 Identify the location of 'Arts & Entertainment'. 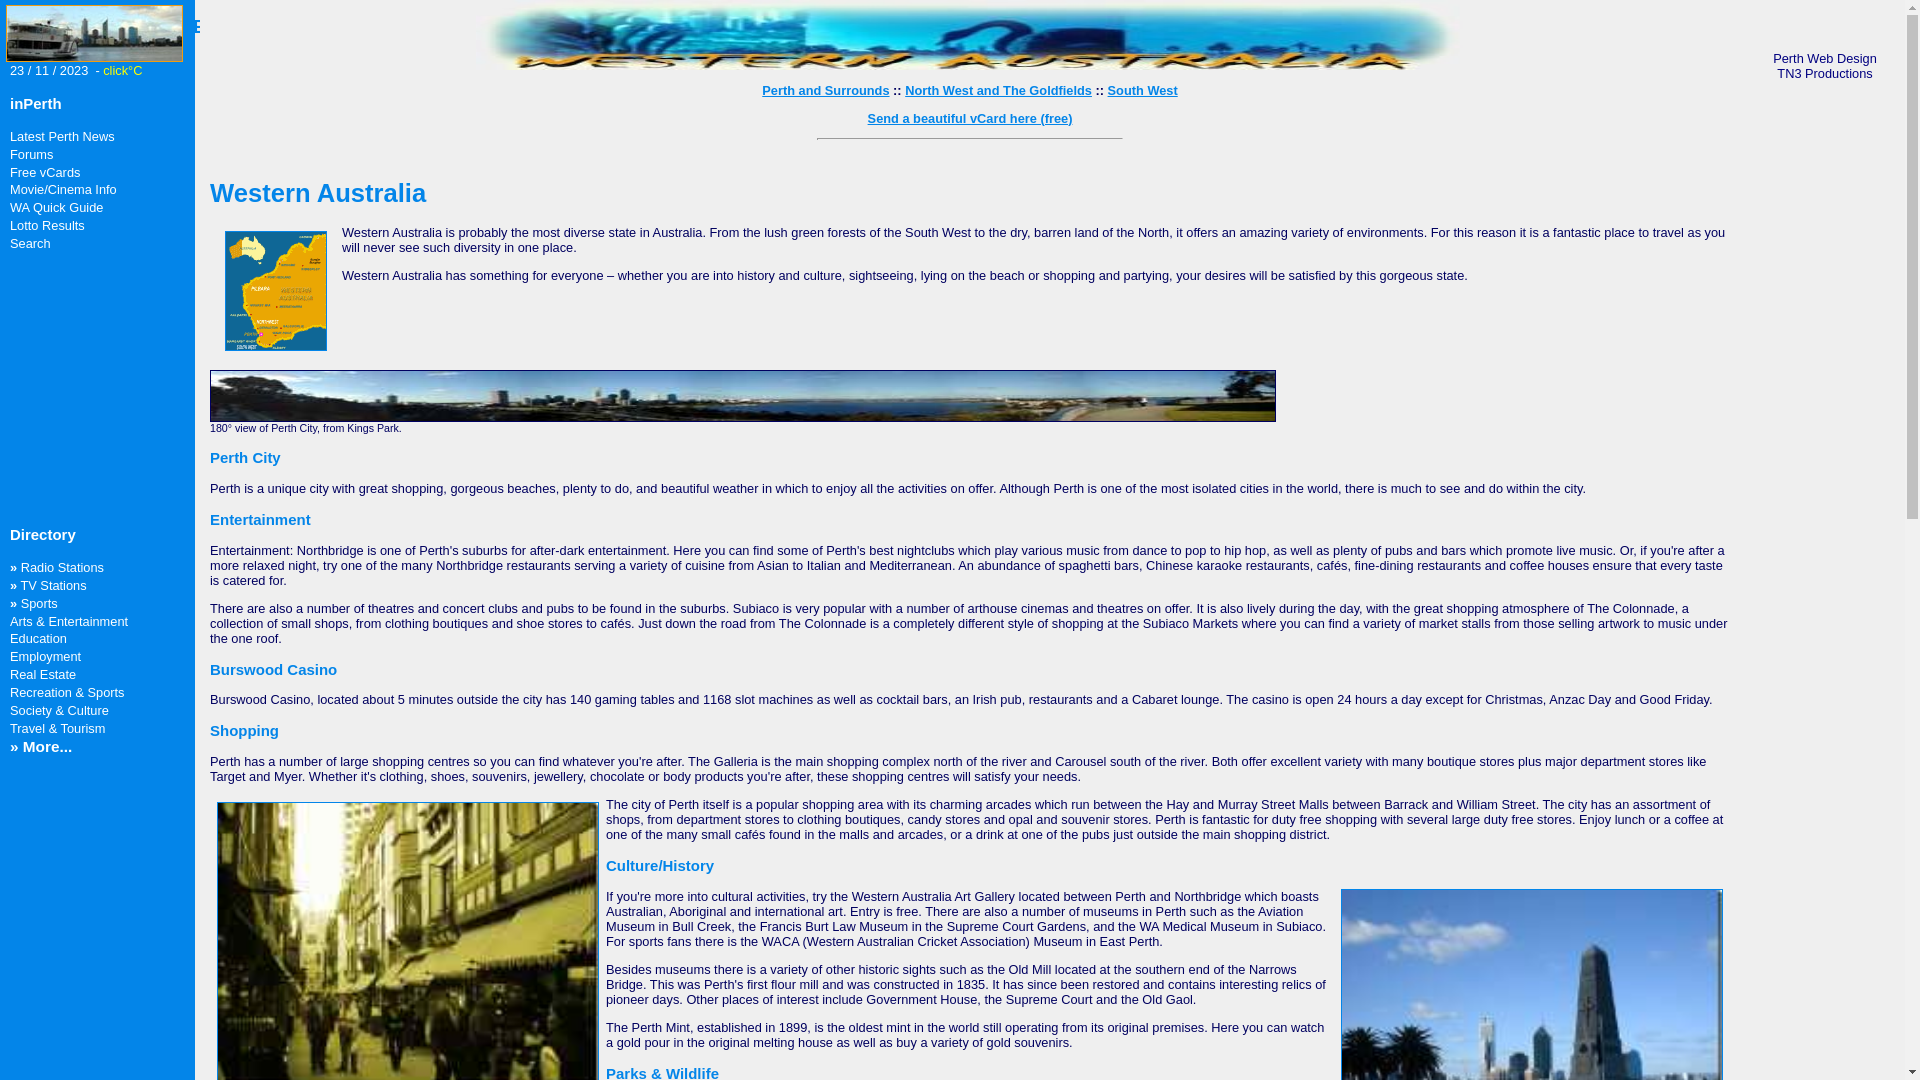
(68, 620).